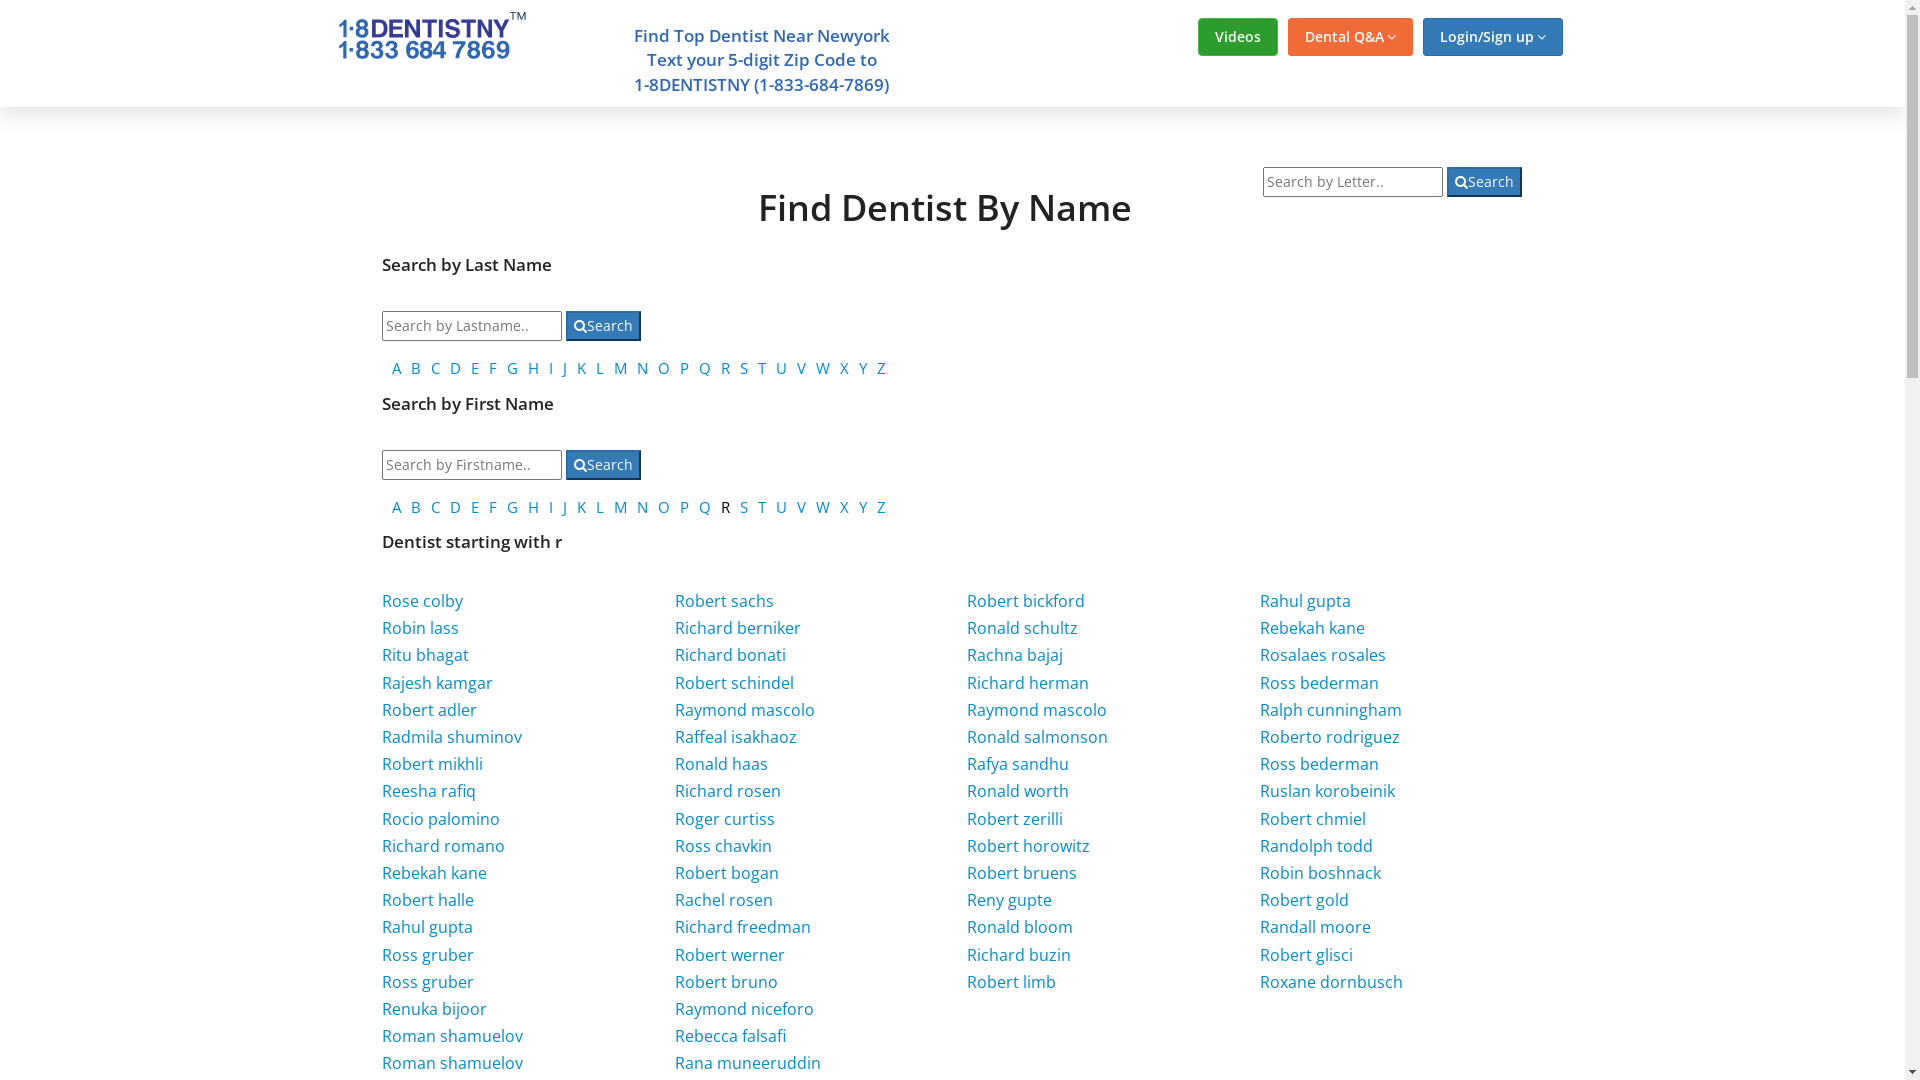 This screenshot has width=1920, height=1080. I want to click on 'Robert schindel', so click(733, 681).